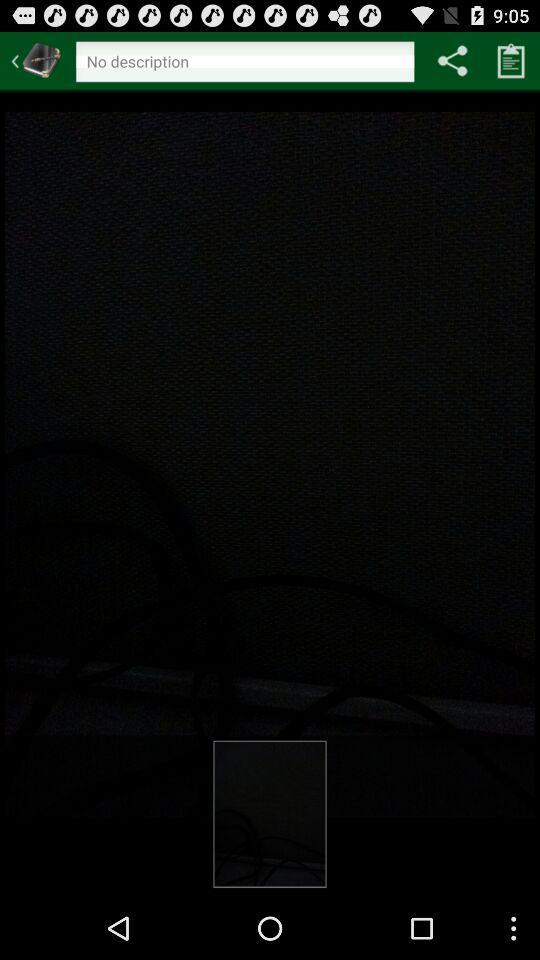  What do you see at coordinates (511, 59) in the screenshot?
I see `copy` at bounding box center [511, 59].